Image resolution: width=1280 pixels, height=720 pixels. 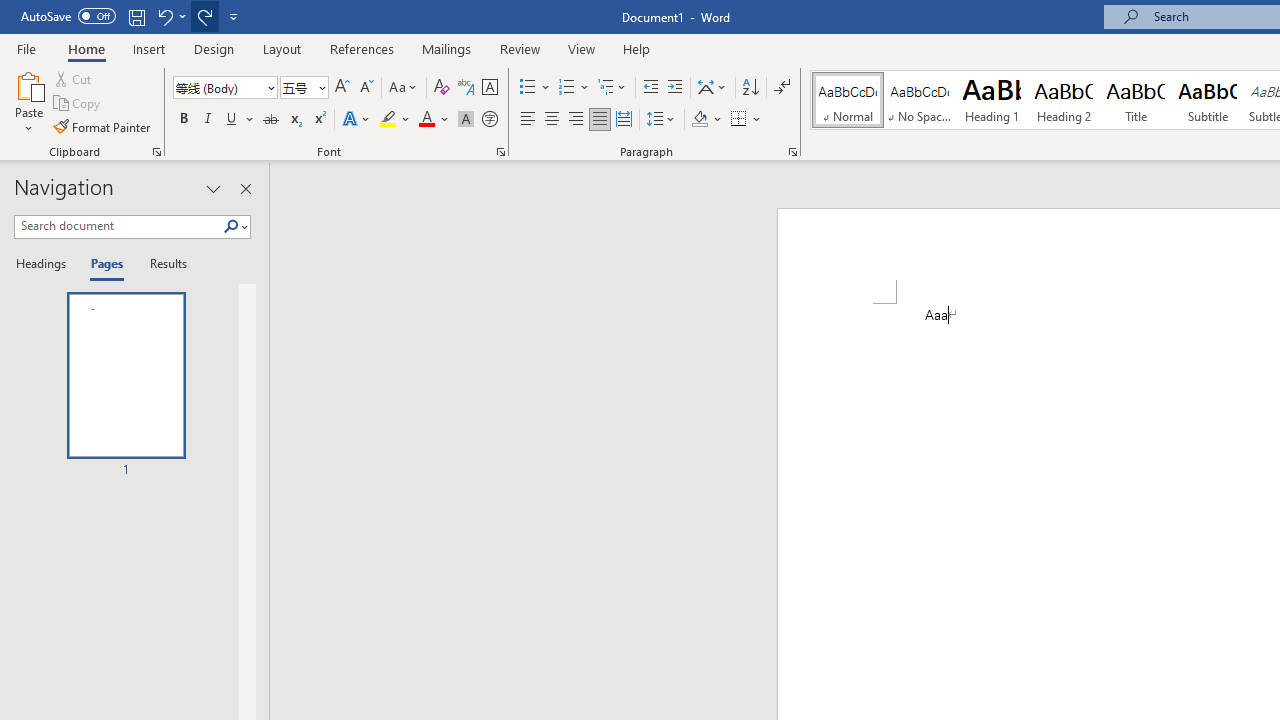 What do you see at coordinates (342, 86) in the screenshot?
I see `'Grow Font'` at bounding box center [342, 86].